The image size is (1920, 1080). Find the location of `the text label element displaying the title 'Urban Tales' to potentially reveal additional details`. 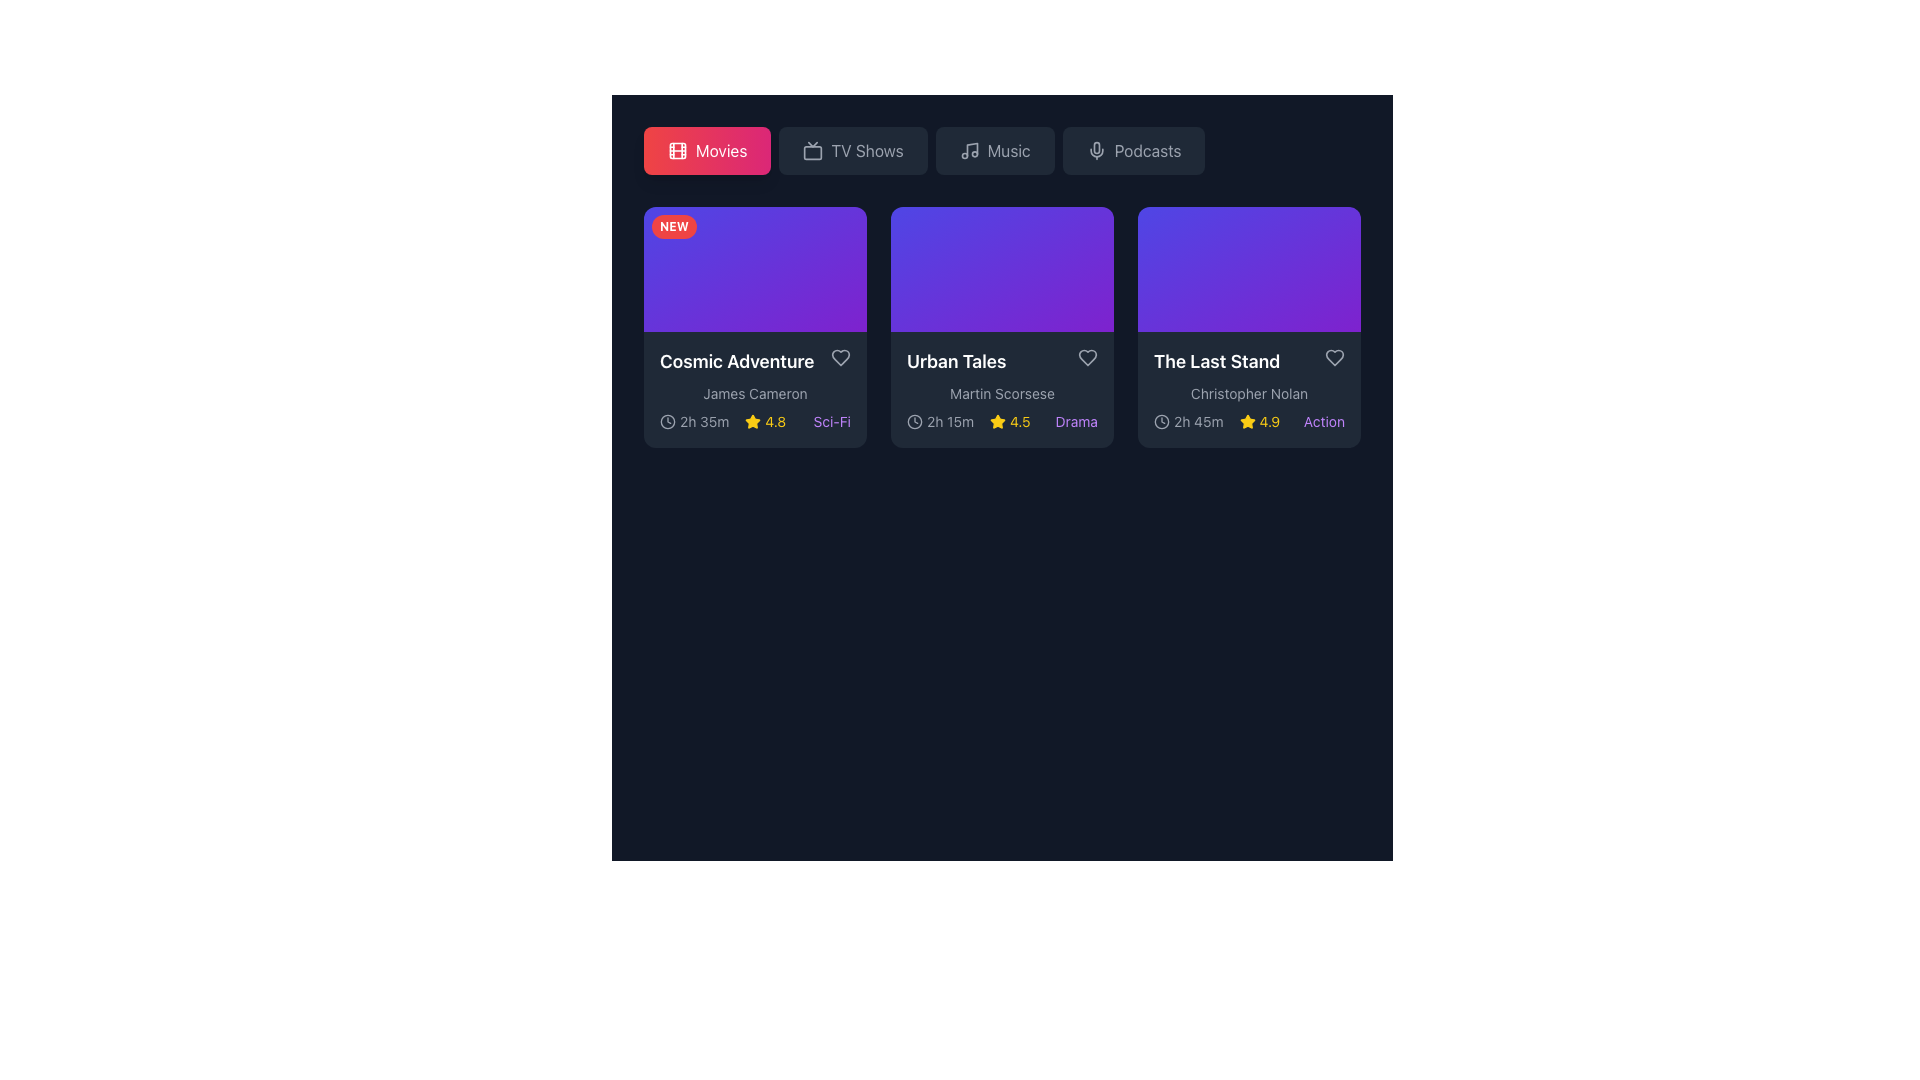

the text label element displaying the title 'Urban Tales' to potentially reveal additional details is located at coordinates (955, 362).